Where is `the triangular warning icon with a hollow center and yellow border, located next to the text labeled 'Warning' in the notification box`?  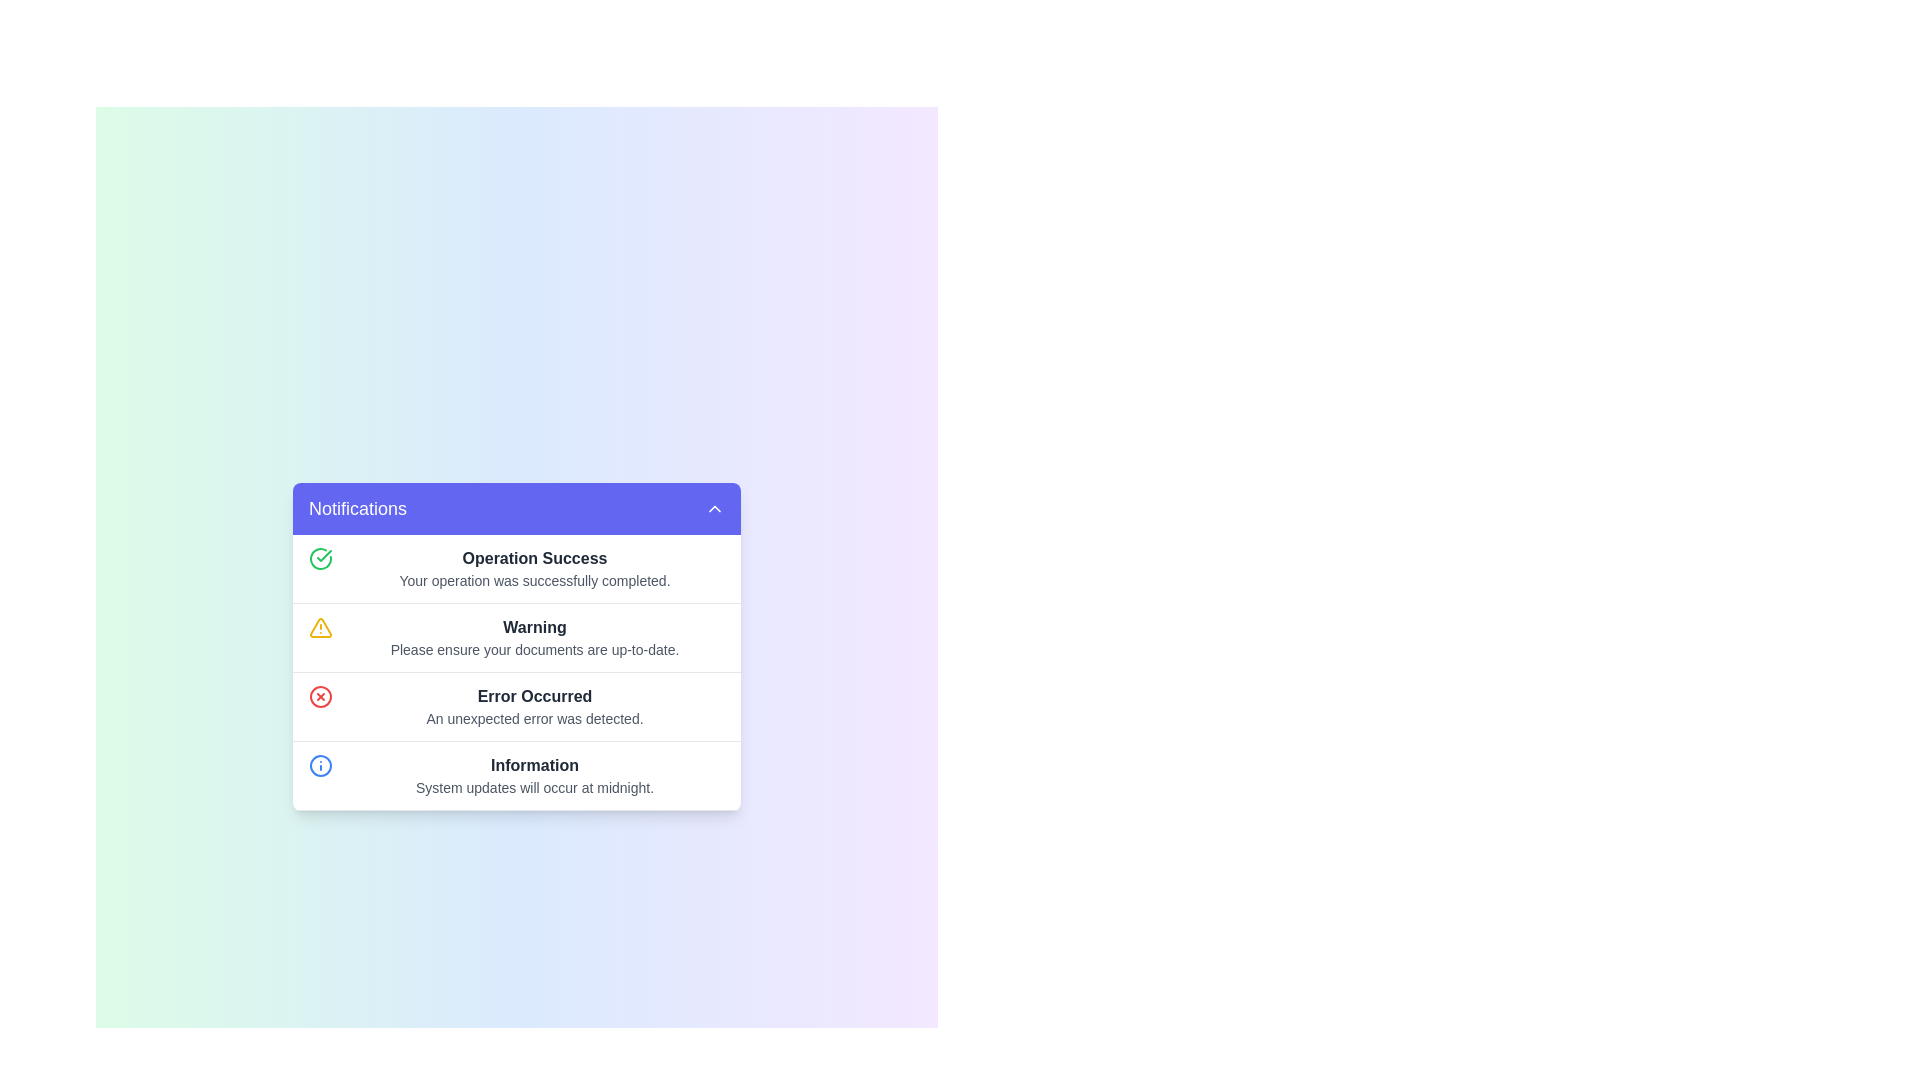 the triangular warning icon with a hollow center and yellow border, located next to the text labeled 'Warning' in the notification box is located at coordinates (321, 627).